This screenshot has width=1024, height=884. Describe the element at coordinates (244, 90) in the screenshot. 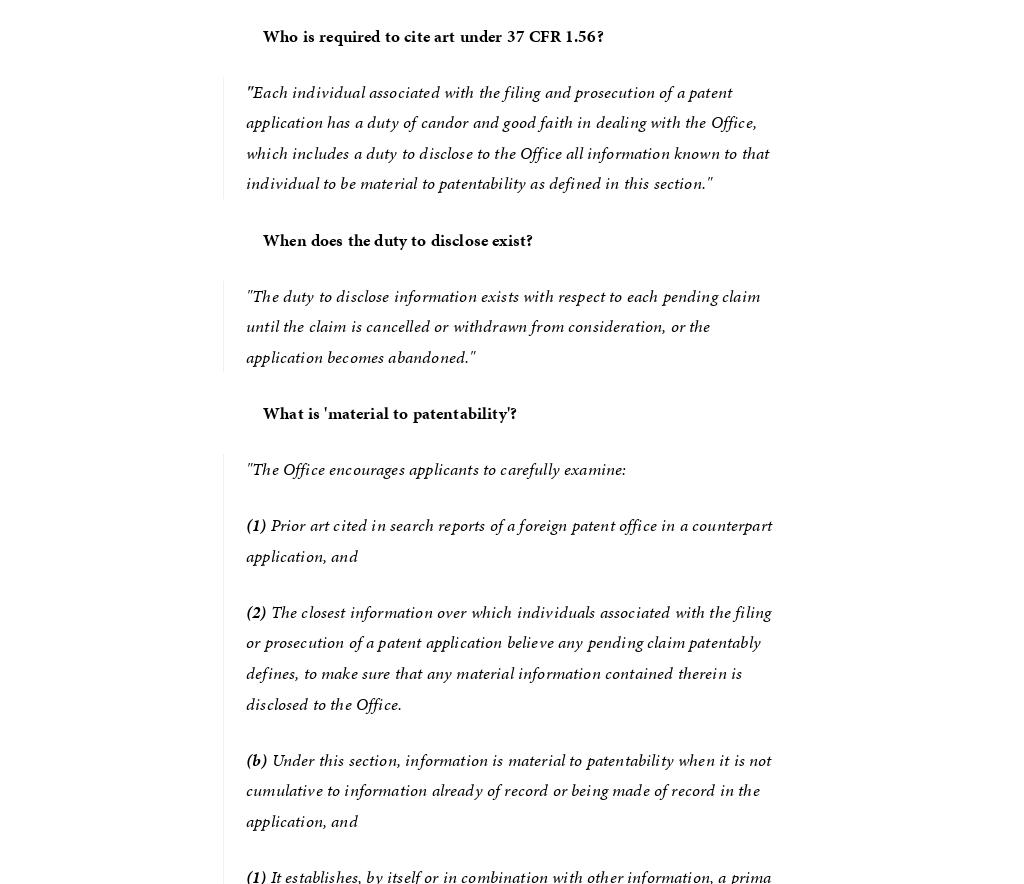

I see `'"'` at that location.